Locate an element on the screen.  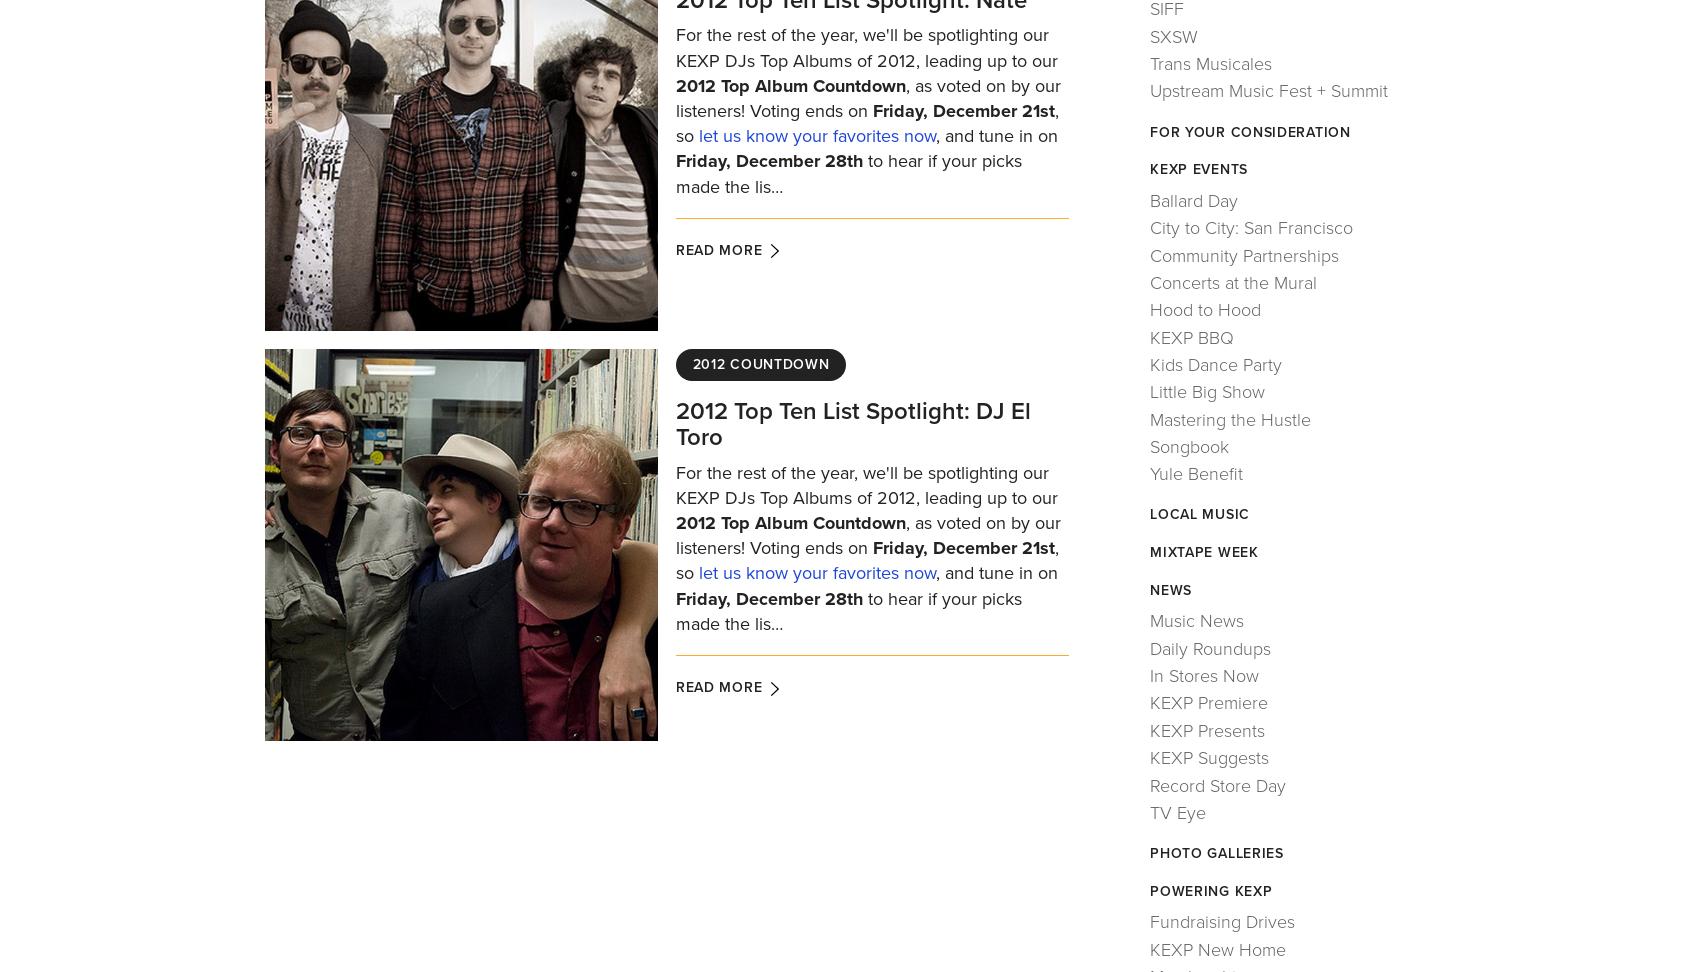
'Songbook' is located at coordinates (1149, 444).